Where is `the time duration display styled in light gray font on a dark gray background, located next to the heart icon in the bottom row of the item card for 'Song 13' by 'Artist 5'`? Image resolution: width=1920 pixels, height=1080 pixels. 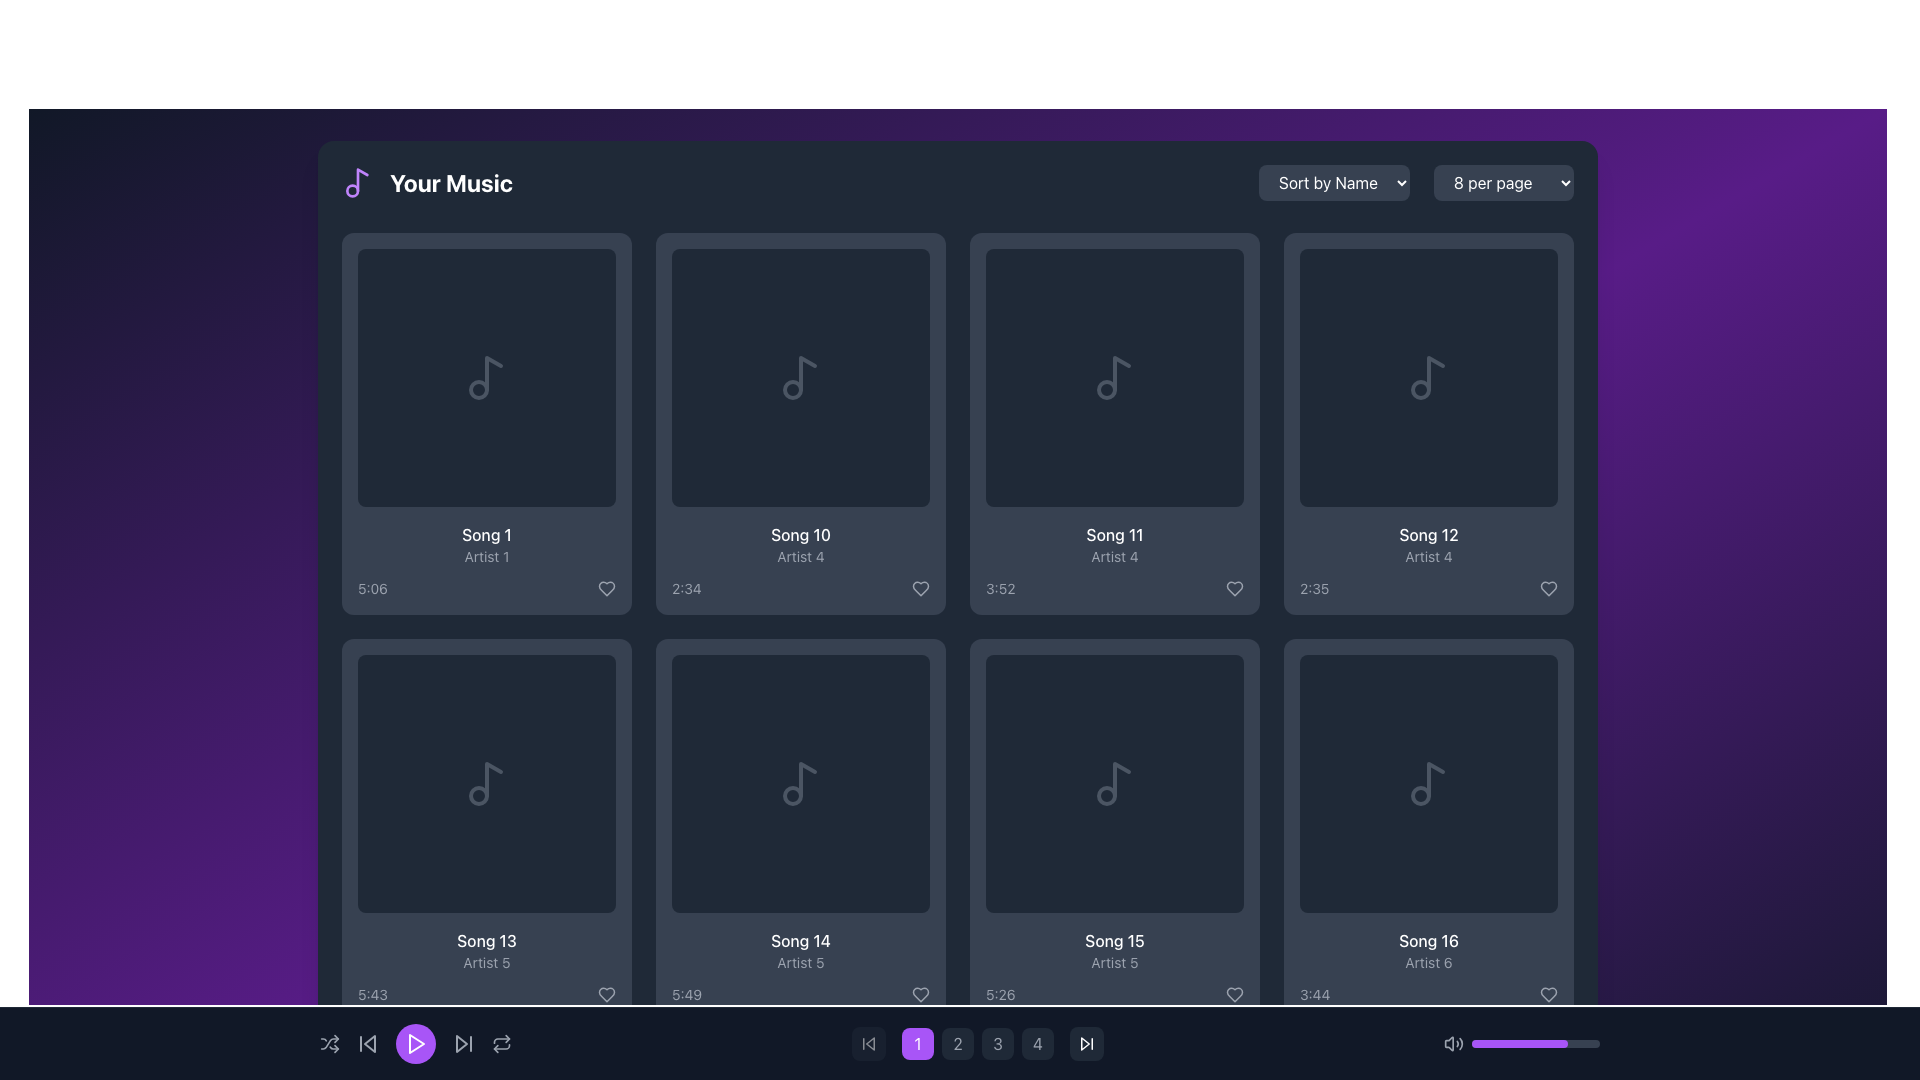 the time duration display styled in light gray font on a dark gray background, located next to the heart icon in the bottom row of the item card for 'Song 13' by 'Artist 5' is located at coordinates (486, 995).